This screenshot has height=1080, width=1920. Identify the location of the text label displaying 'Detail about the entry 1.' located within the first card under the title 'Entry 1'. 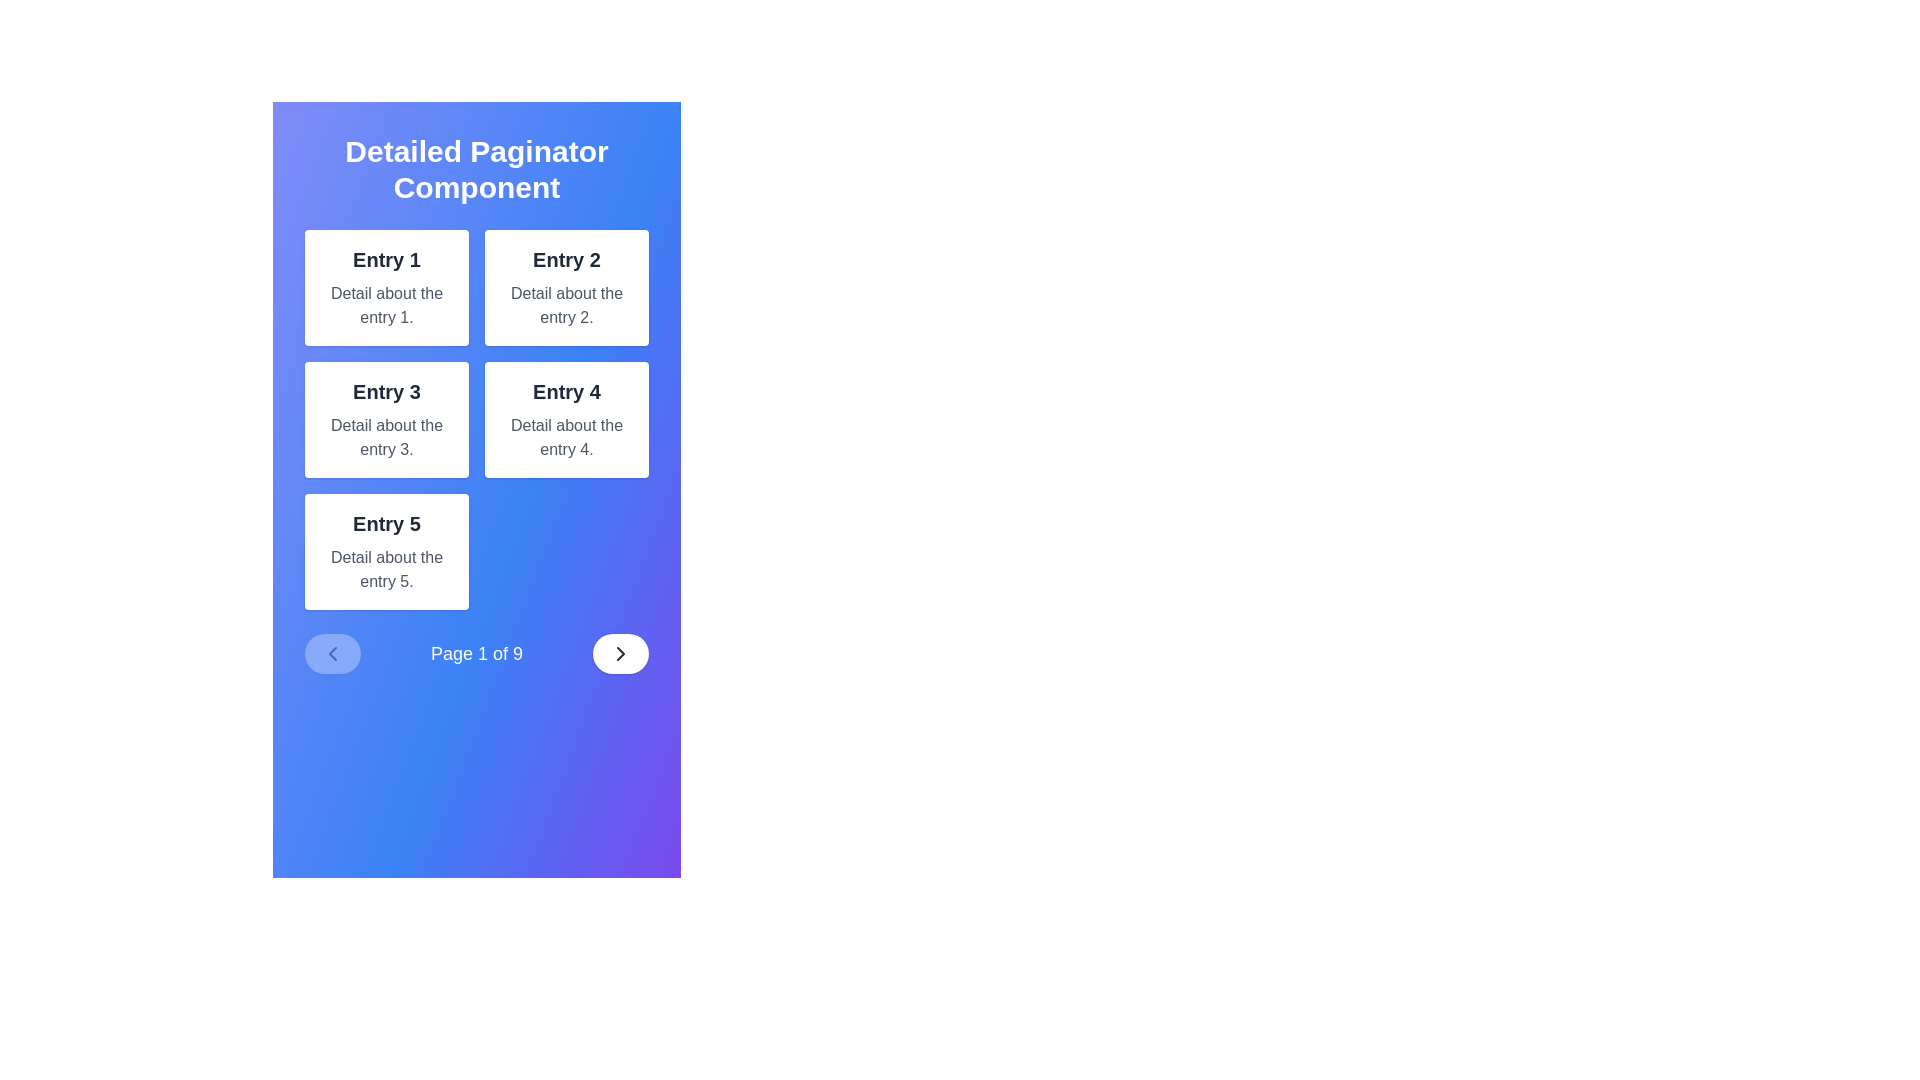
(387, 305).